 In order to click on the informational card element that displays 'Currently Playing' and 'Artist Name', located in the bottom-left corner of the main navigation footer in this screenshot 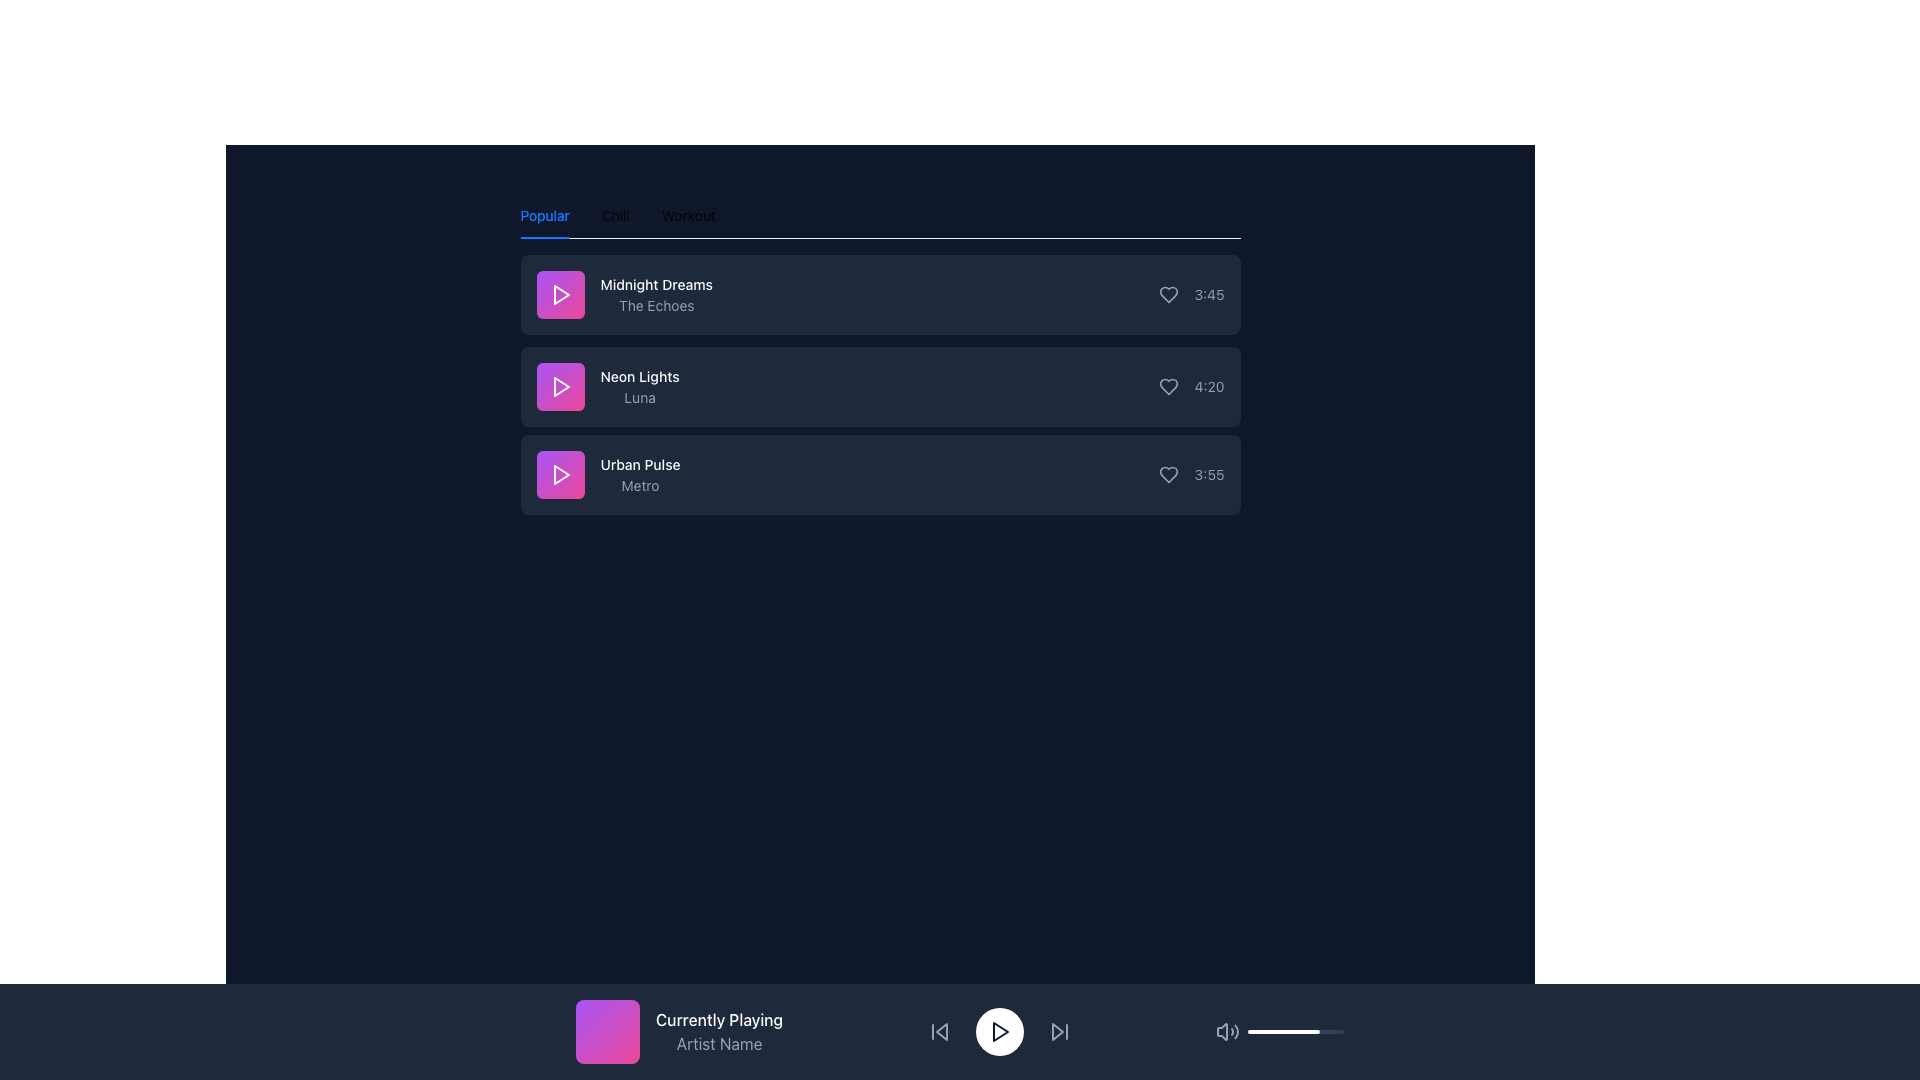, I will do `click(679, 1032)`.